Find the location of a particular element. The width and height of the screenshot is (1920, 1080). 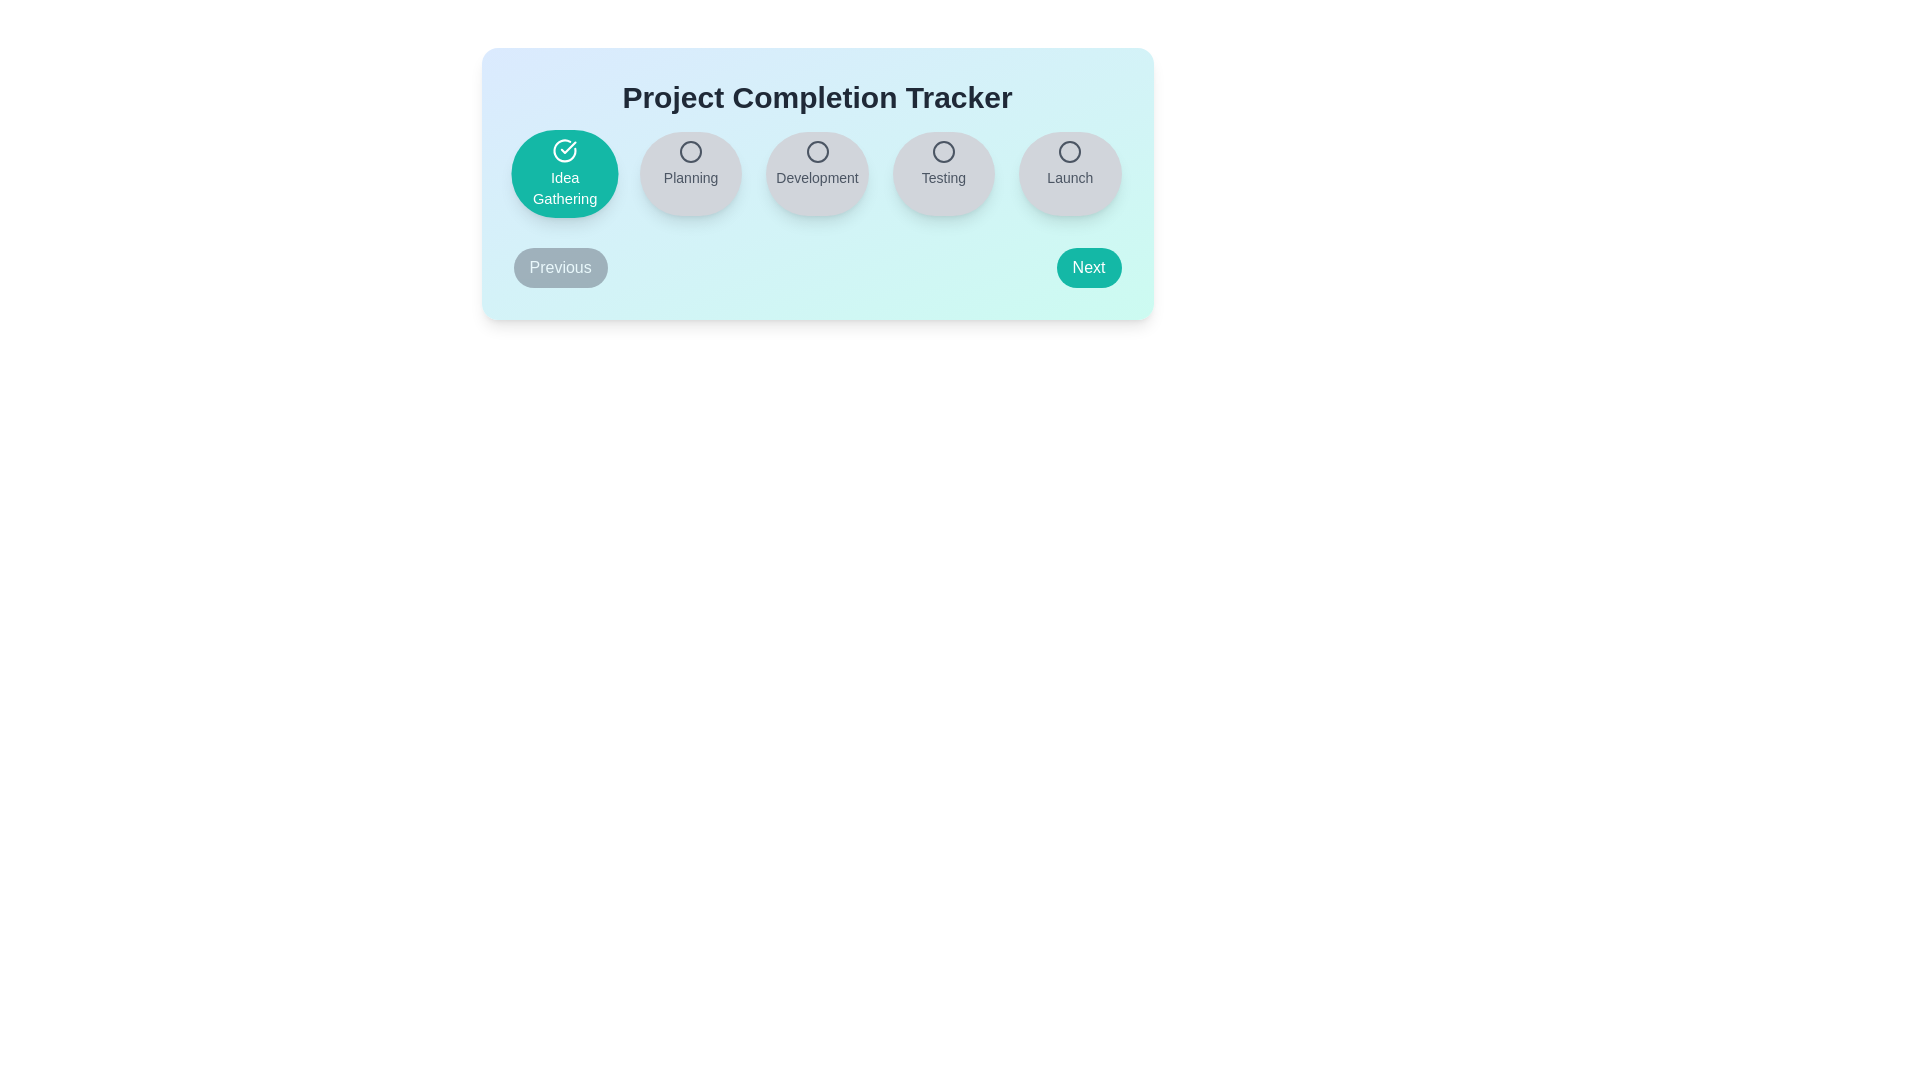

the final stage graphical icon in the progression tracker, which represents the 'Launch' stage is located at coordinates (1069, 150).